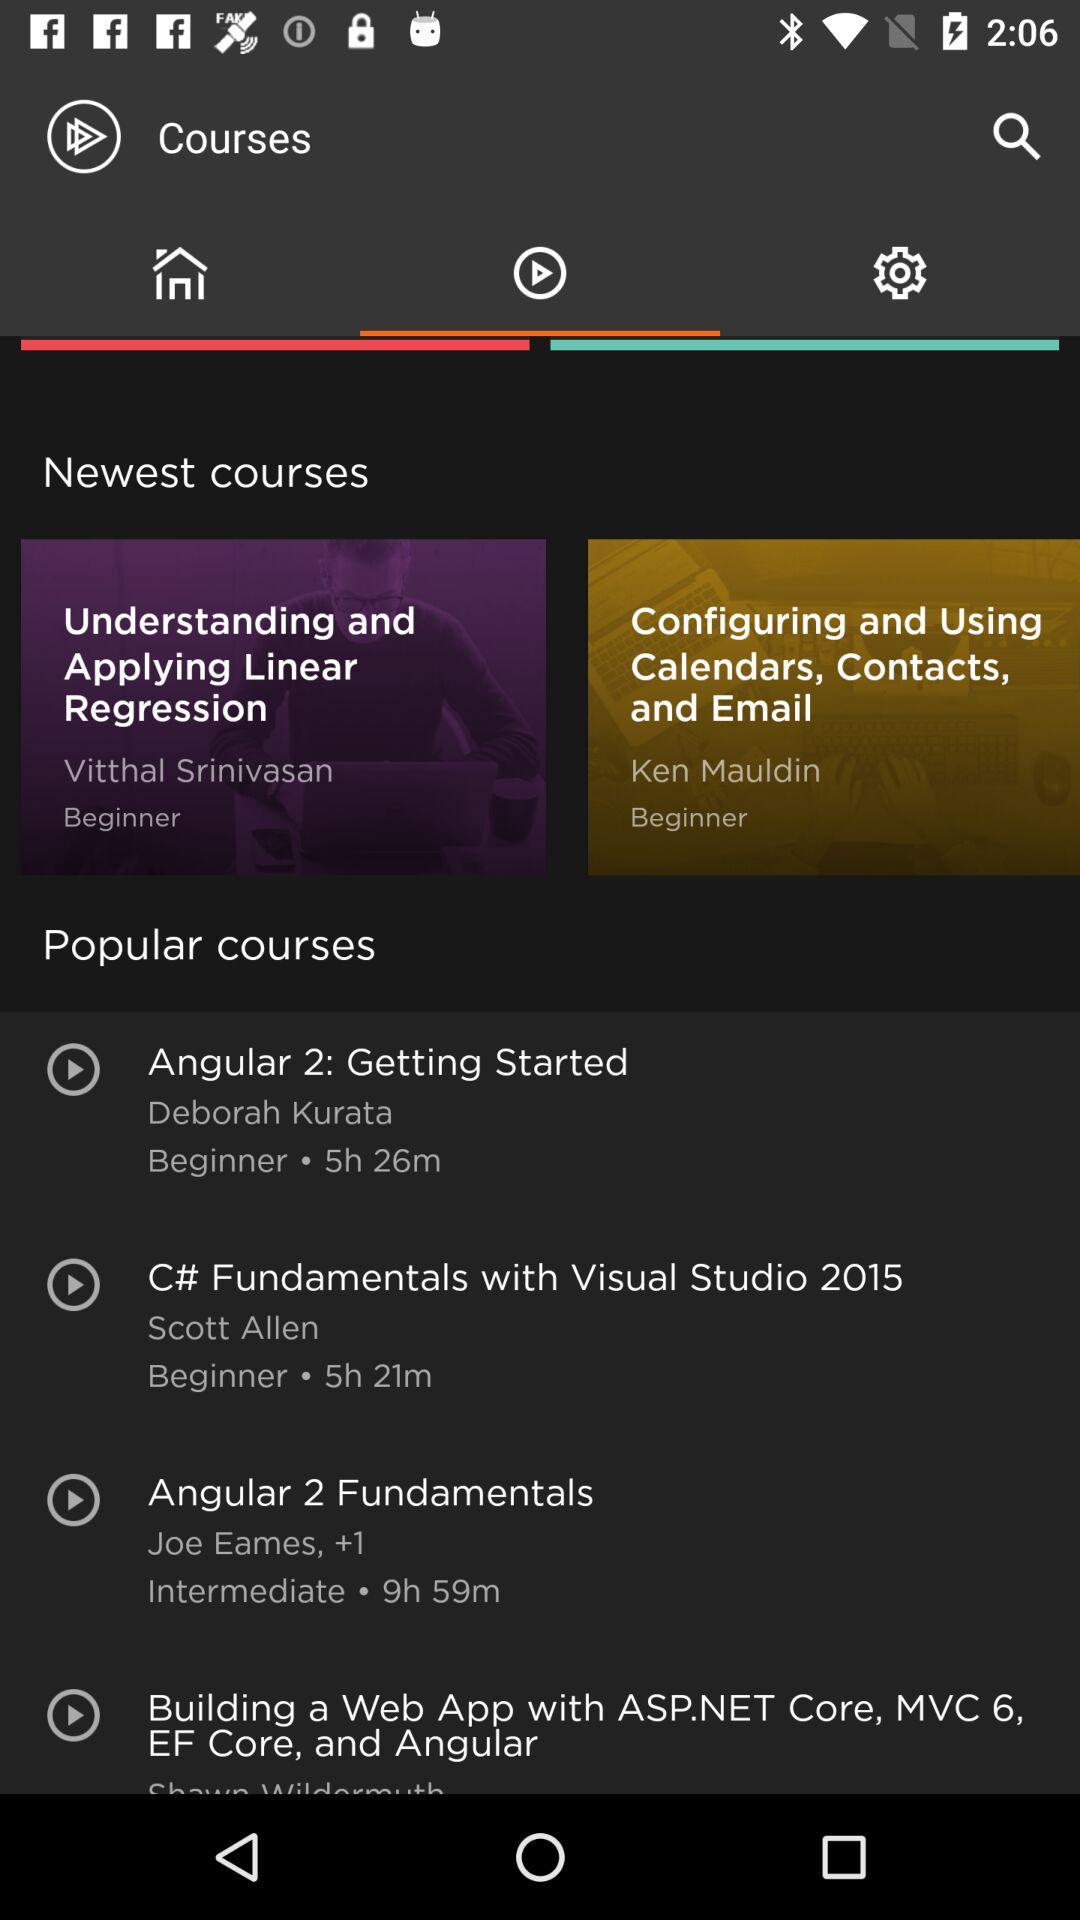 The image size is (1080, 1920). What do you see at coordinates (180, 272) in the screenshot?
I see `the group icon` at bounding box center [180, 272].